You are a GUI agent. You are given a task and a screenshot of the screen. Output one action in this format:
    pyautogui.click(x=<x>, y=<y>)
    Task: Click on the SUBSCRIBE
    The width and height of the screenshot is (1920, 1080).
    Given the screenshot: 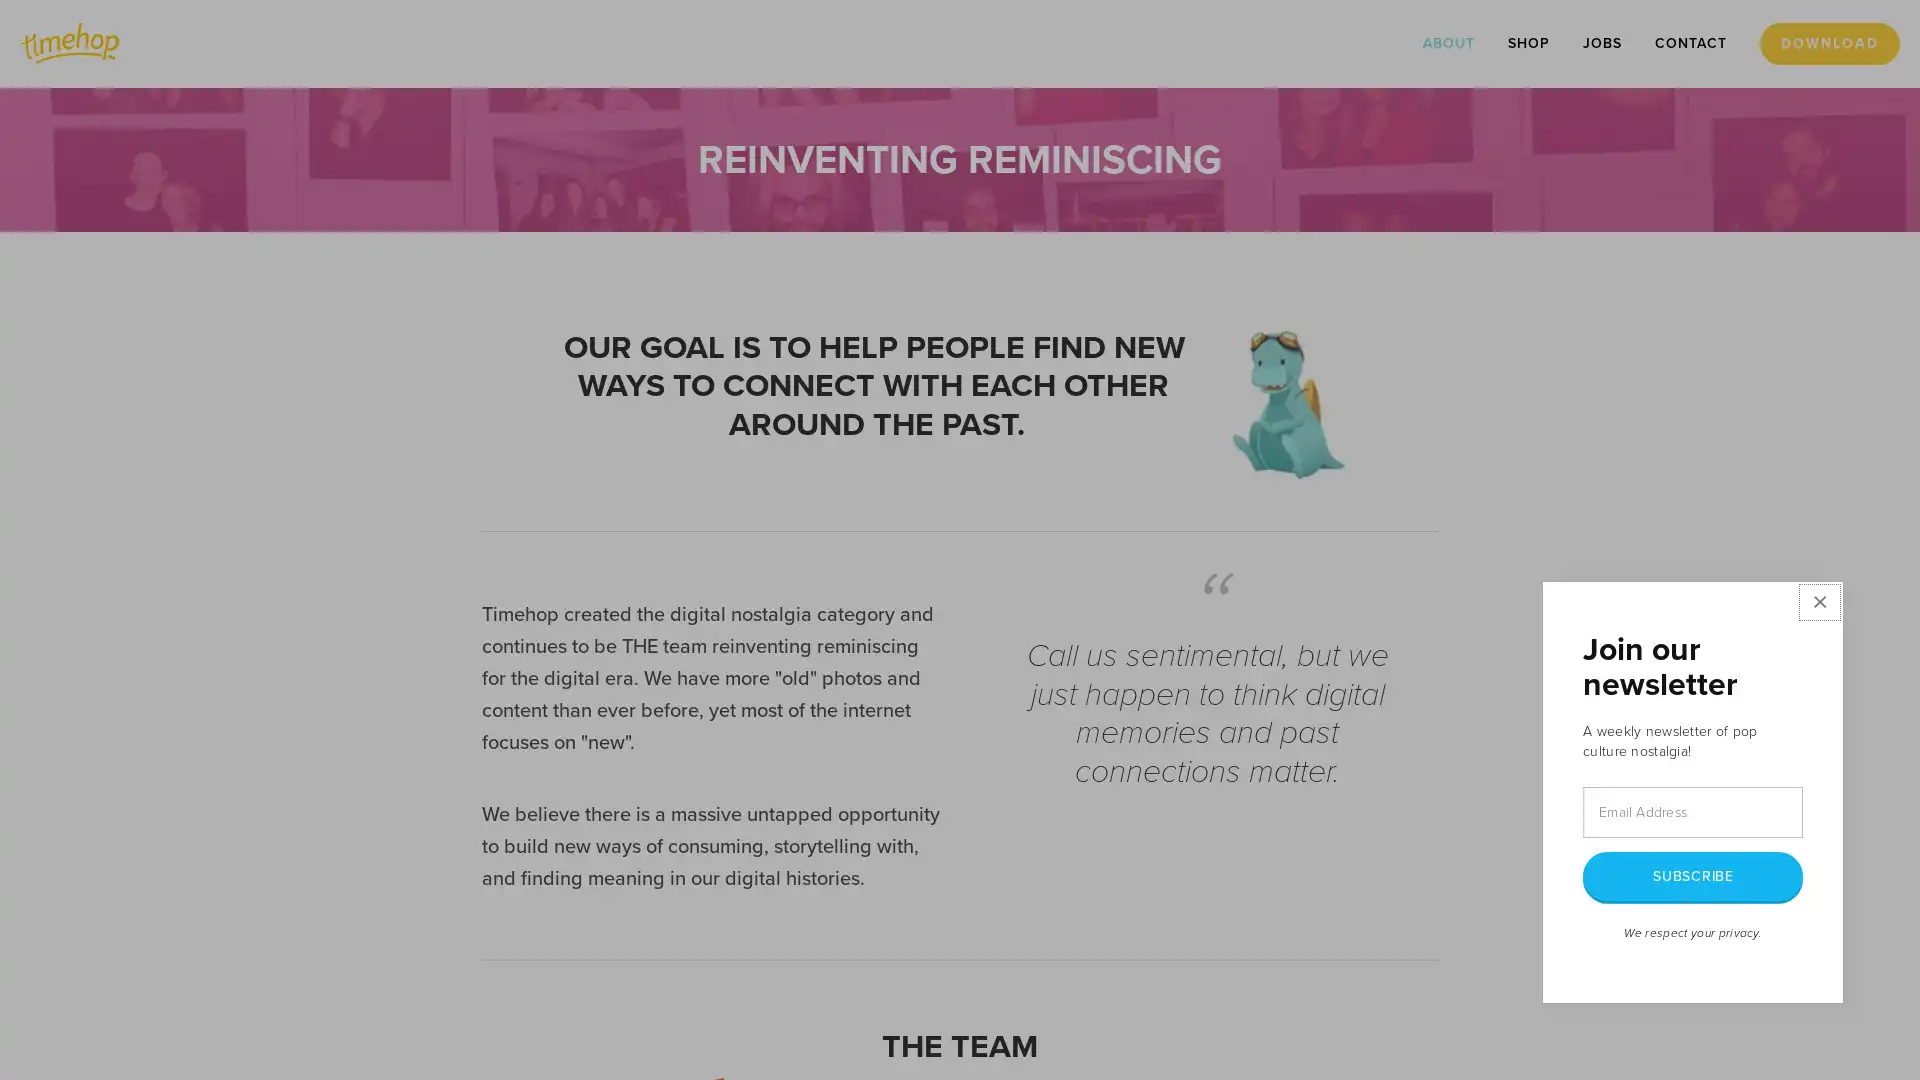 What is the action you would take?
    pyautogui.click(x=1692, y=874)
    